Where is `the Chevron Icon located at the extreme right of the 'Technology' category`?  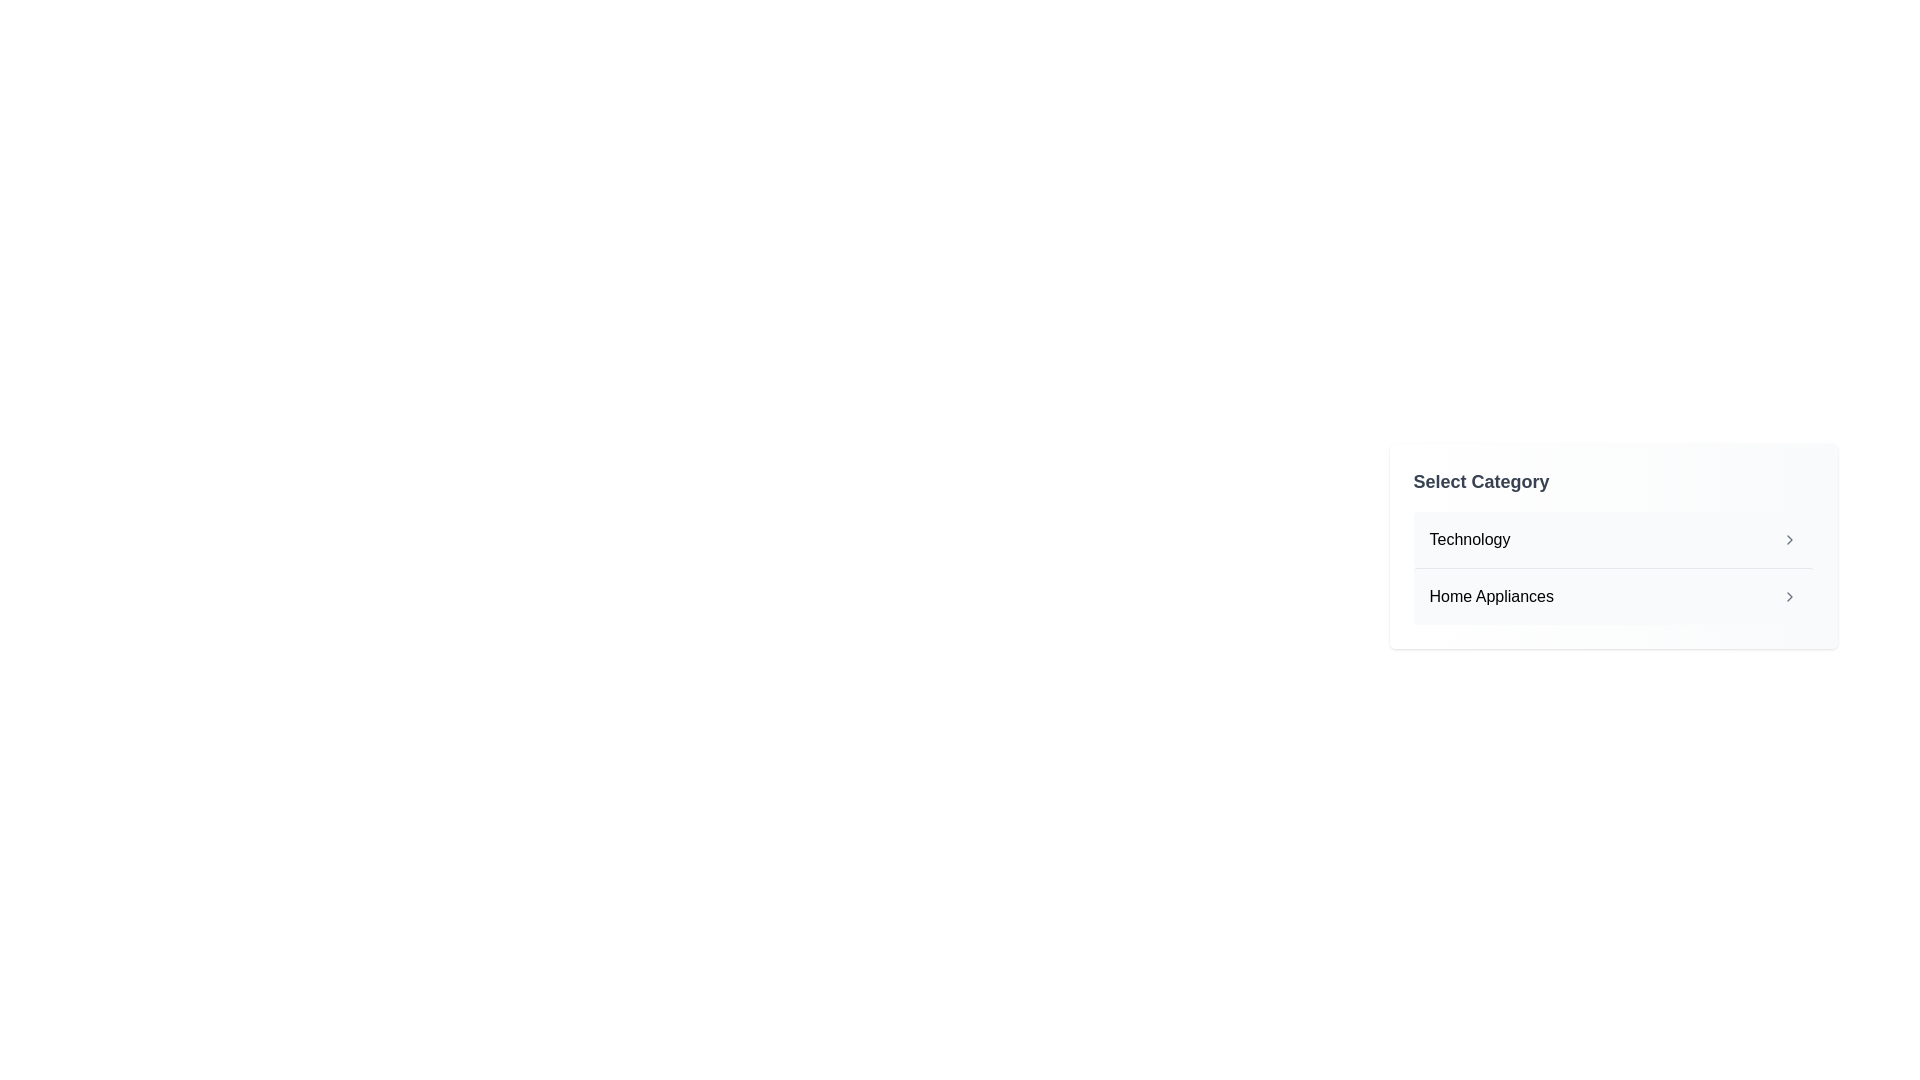
the Chevron Icon located at the extreme right of the 'Technology' category is located at coordinates (1789, 540).